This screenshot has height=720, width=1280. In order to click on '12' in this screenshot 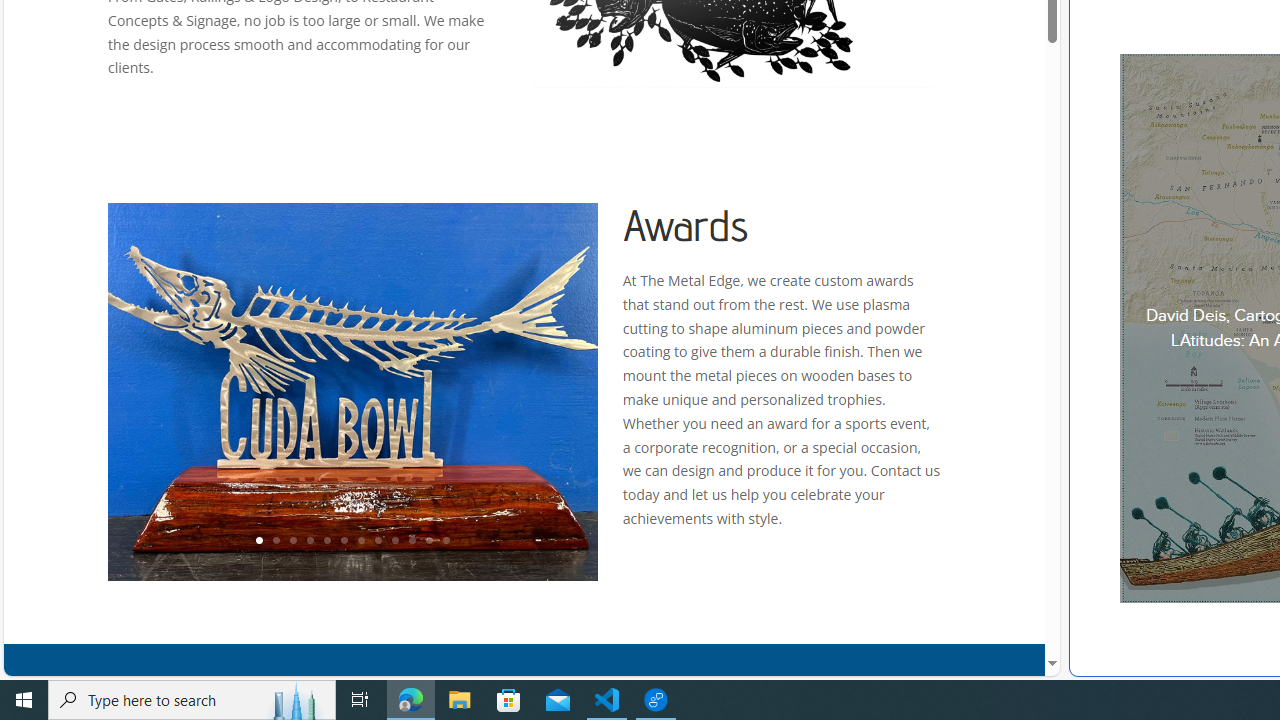, I will do `click(445, 541)`.